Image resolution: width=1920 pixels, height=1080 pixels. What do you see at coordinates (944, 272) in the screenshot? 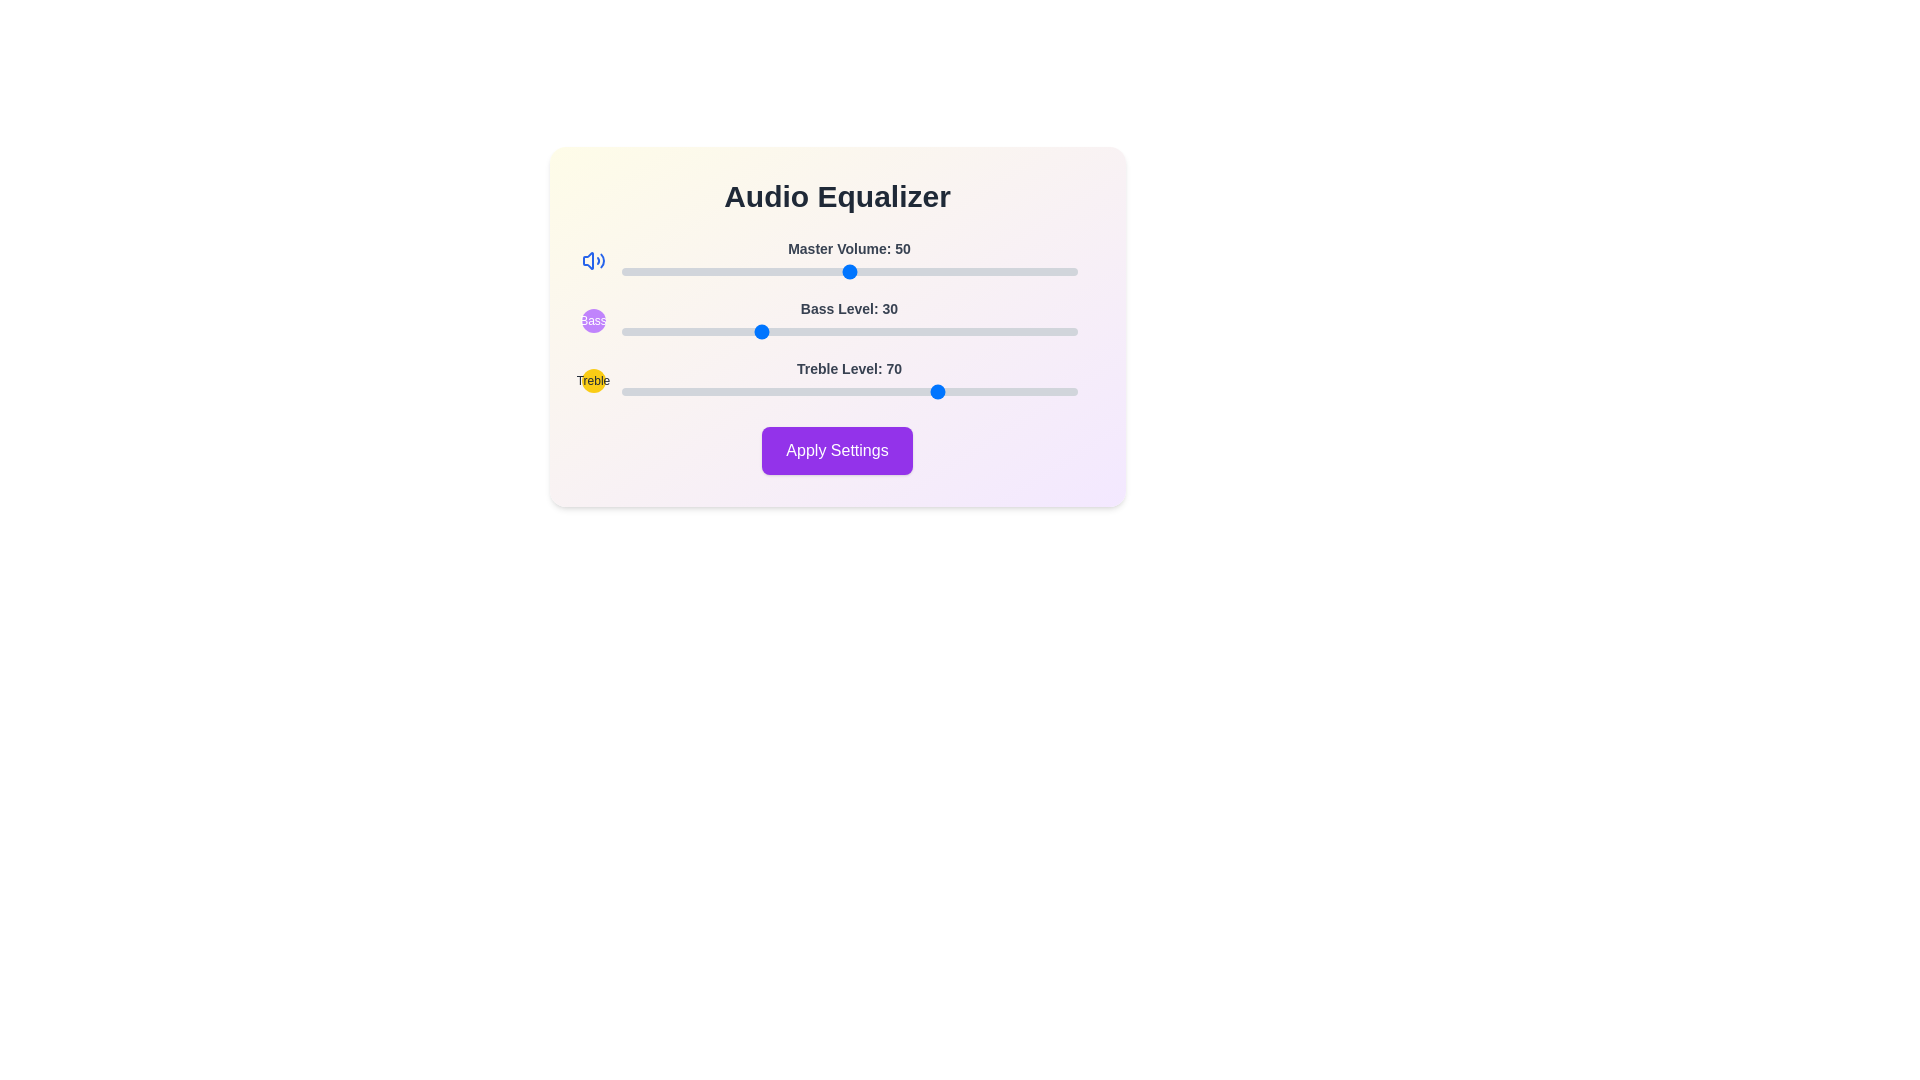
I see `the master volume` at bounding box center [944, 272].